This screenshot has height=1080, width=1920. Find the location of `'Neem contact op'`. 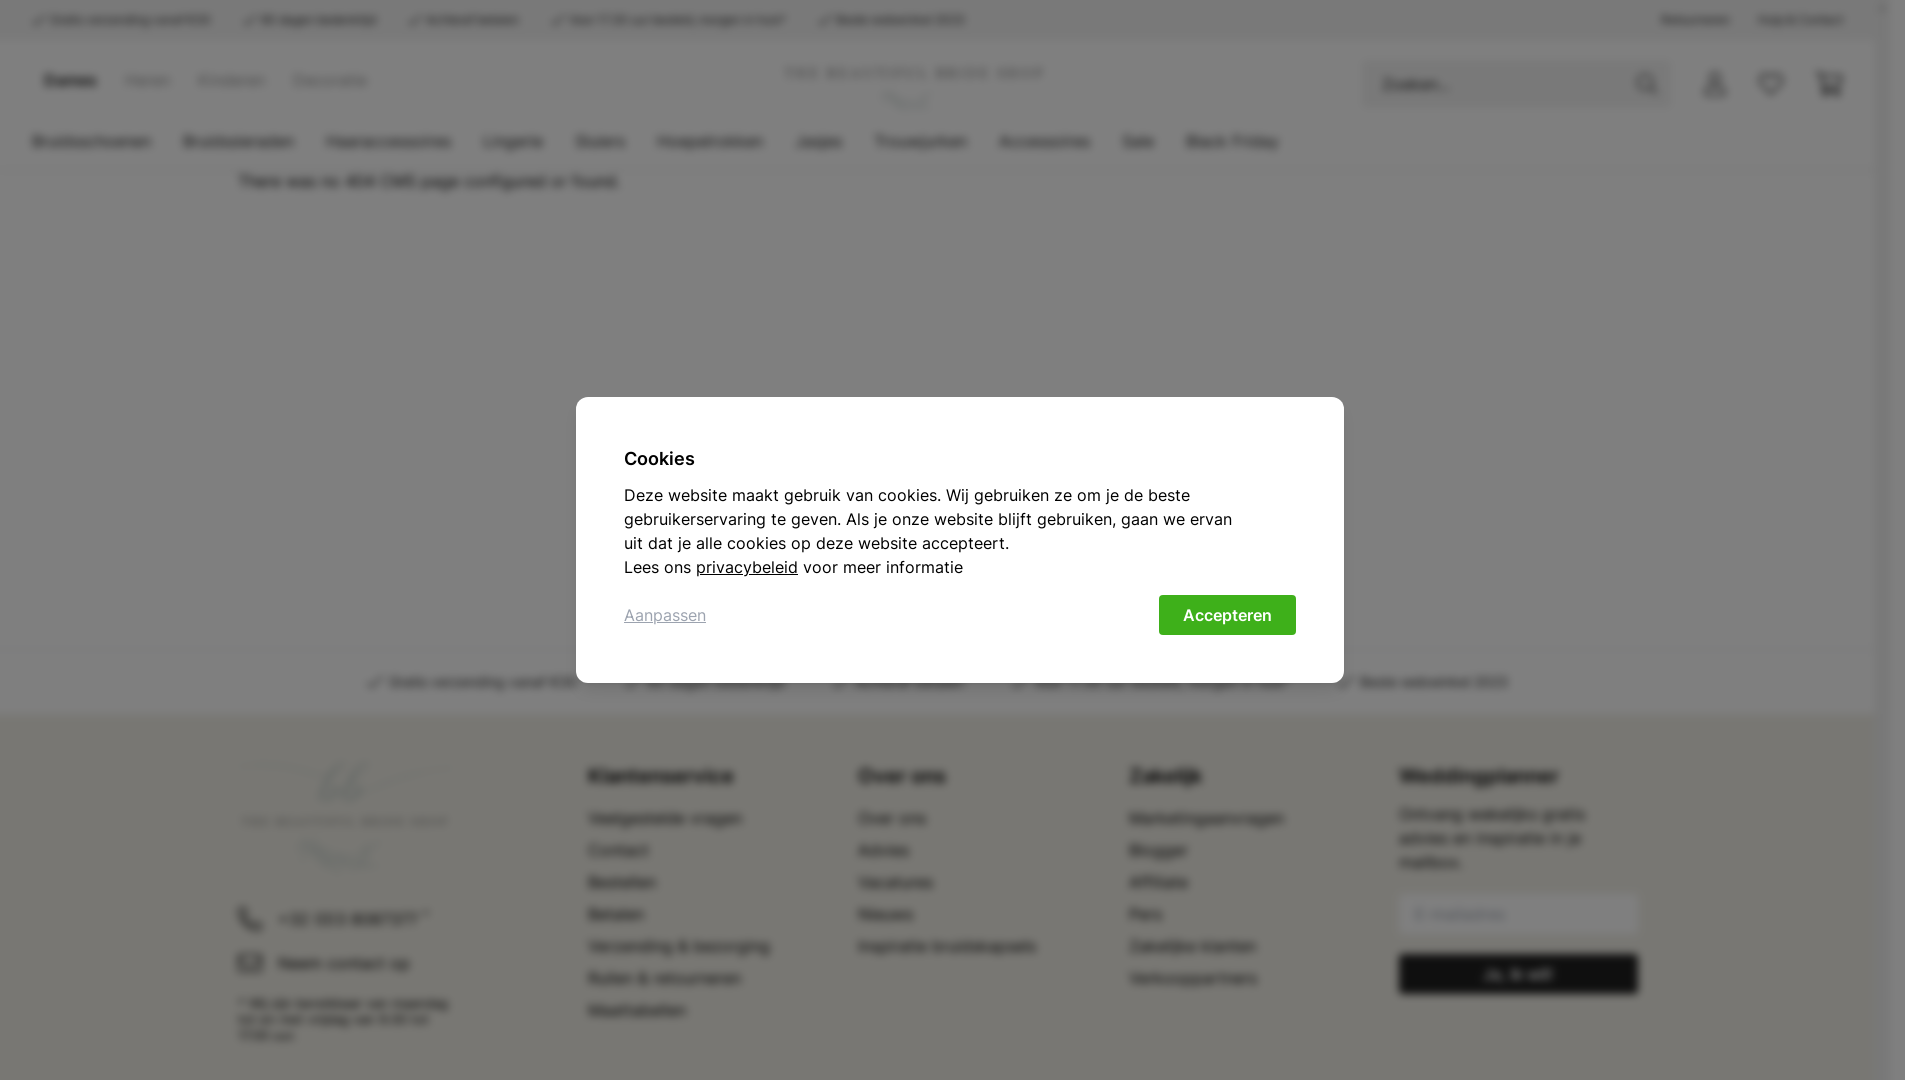

'Neem contact op' is located at coordinates (411, 962).